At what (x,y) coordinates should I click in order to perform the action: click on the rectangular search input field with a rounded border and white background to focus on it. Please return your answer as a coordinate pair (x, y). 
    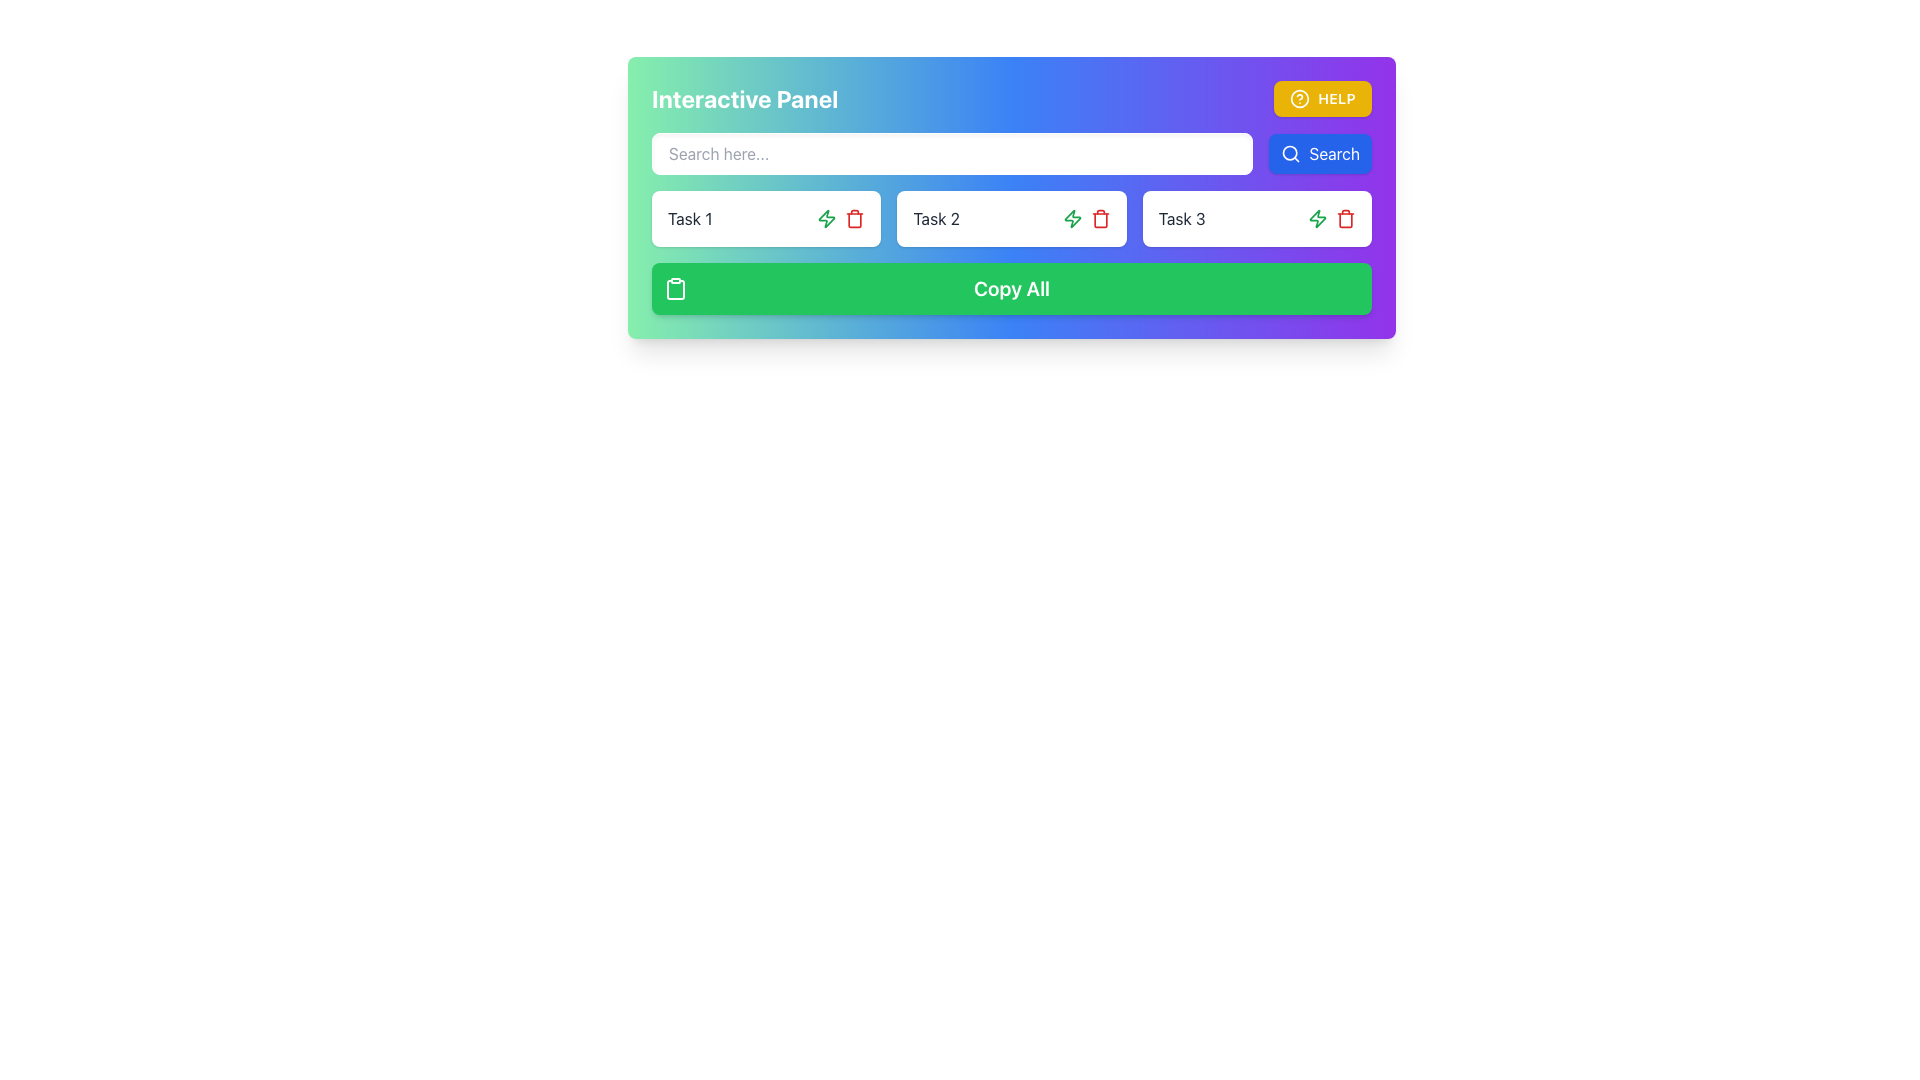
    Looking at the image, I should click on (1012, 153).